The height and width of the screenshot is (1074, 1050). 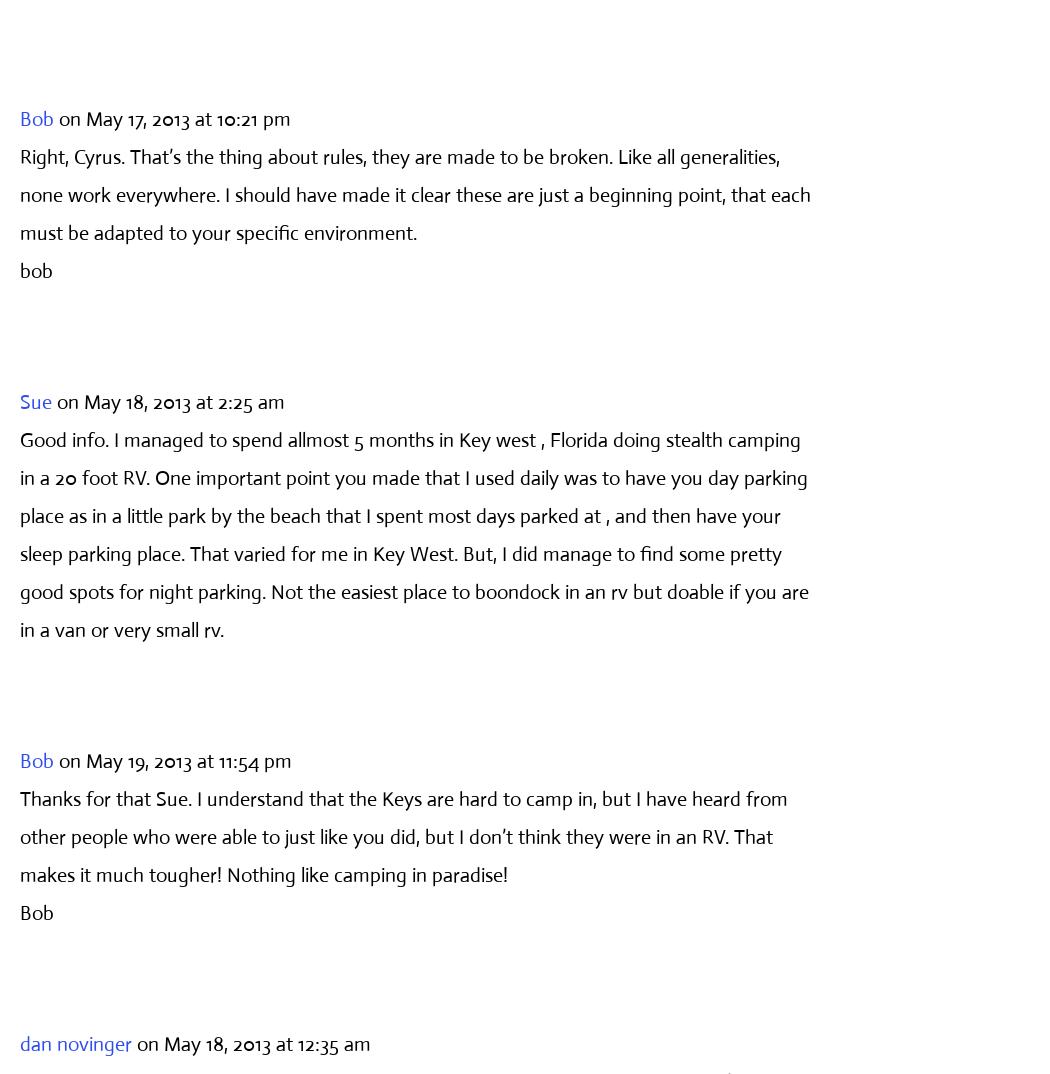 What do you see at coordinates (413, 534) in the screenshot?
I see `'Good info. I managed to spend allmost 5 months in Key west , Florida doing stealth camping in a 20 foot RV. One important point you made that I used daily was to have you day parking place as in a little park by the beach that I spent most days parked at , and then have your sleep parking place. That varied for me in Key West. But, I did manage to find some pretty good spots for night parking. Not the easiest place to boondock in an rv but doable if you are in a van or very small rv.'` at bounding box center [413, 534].